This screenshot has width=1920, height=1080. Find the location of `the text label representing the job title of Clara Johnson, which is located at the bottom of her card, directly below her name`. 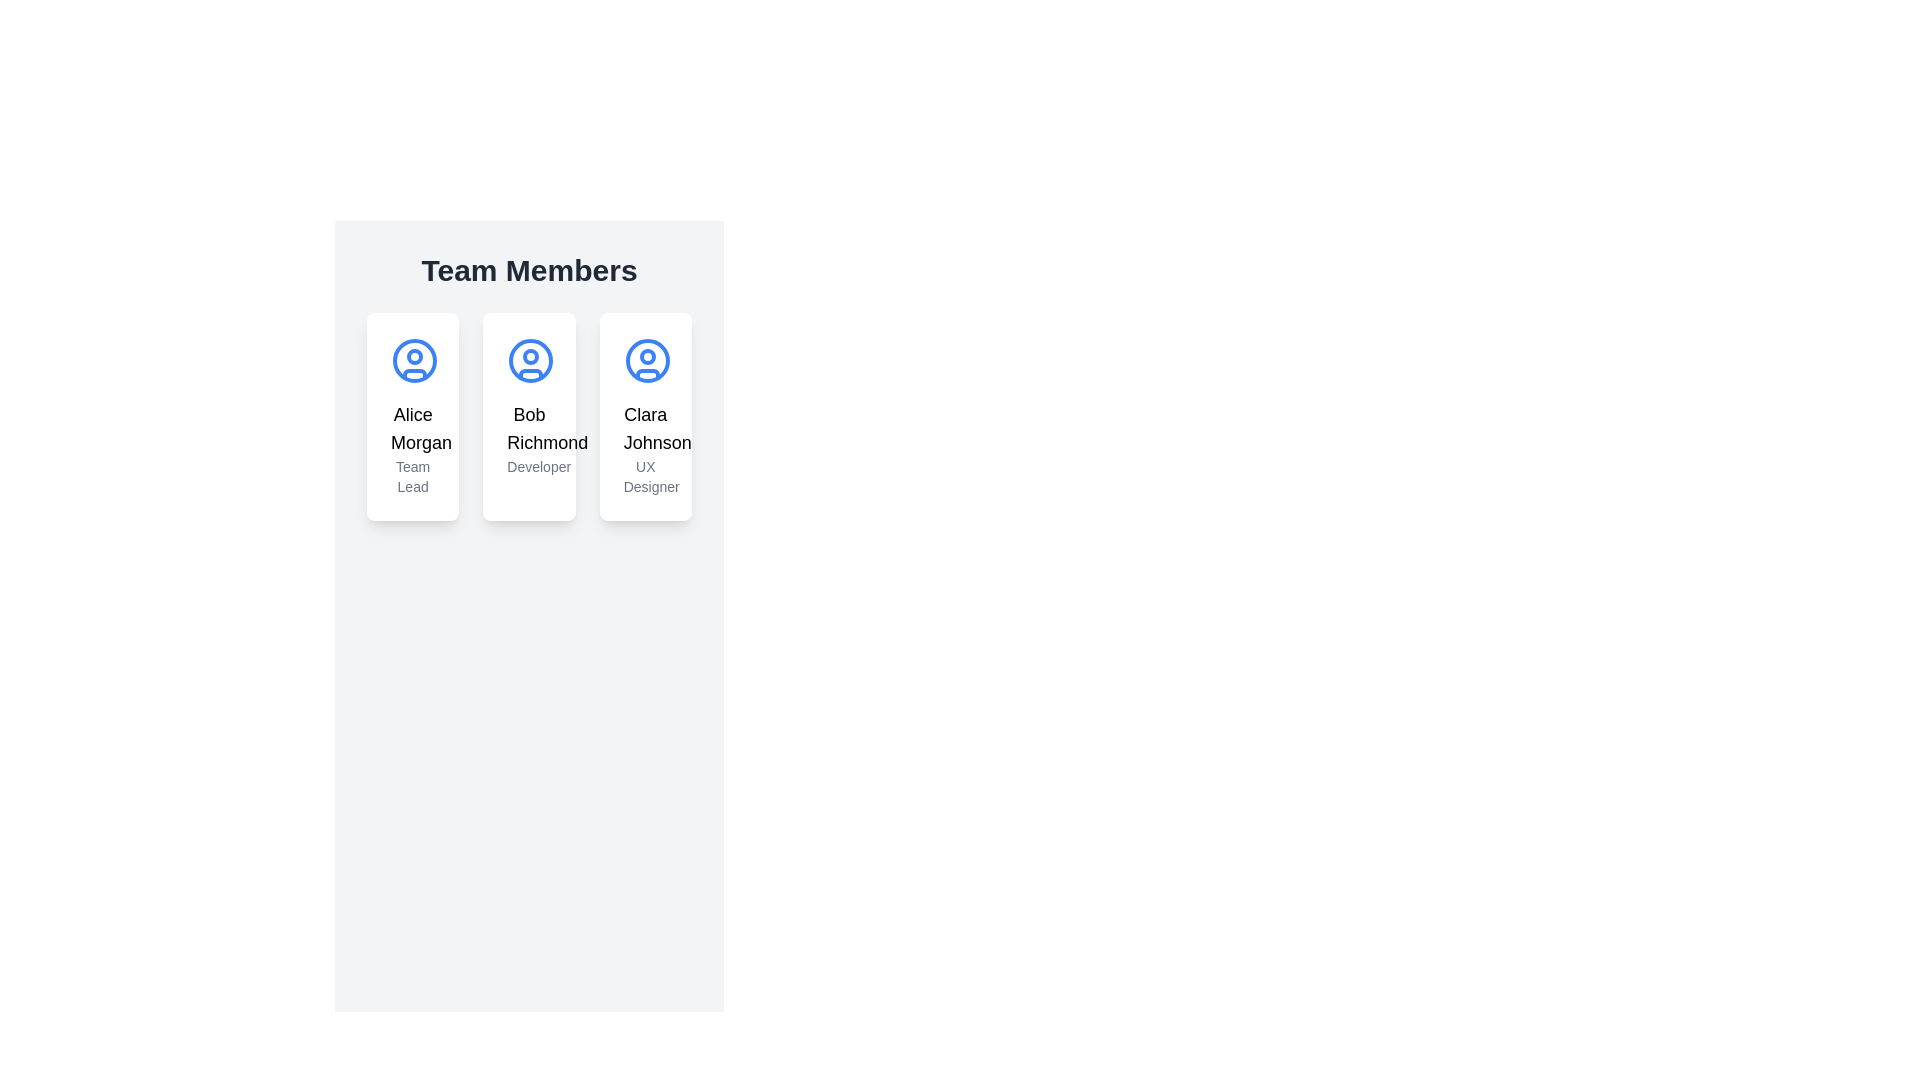

the text label representing the job title of Clara Johnson, which is located at the bottom of her card, directly below her name is located at coordinates (645, 477).